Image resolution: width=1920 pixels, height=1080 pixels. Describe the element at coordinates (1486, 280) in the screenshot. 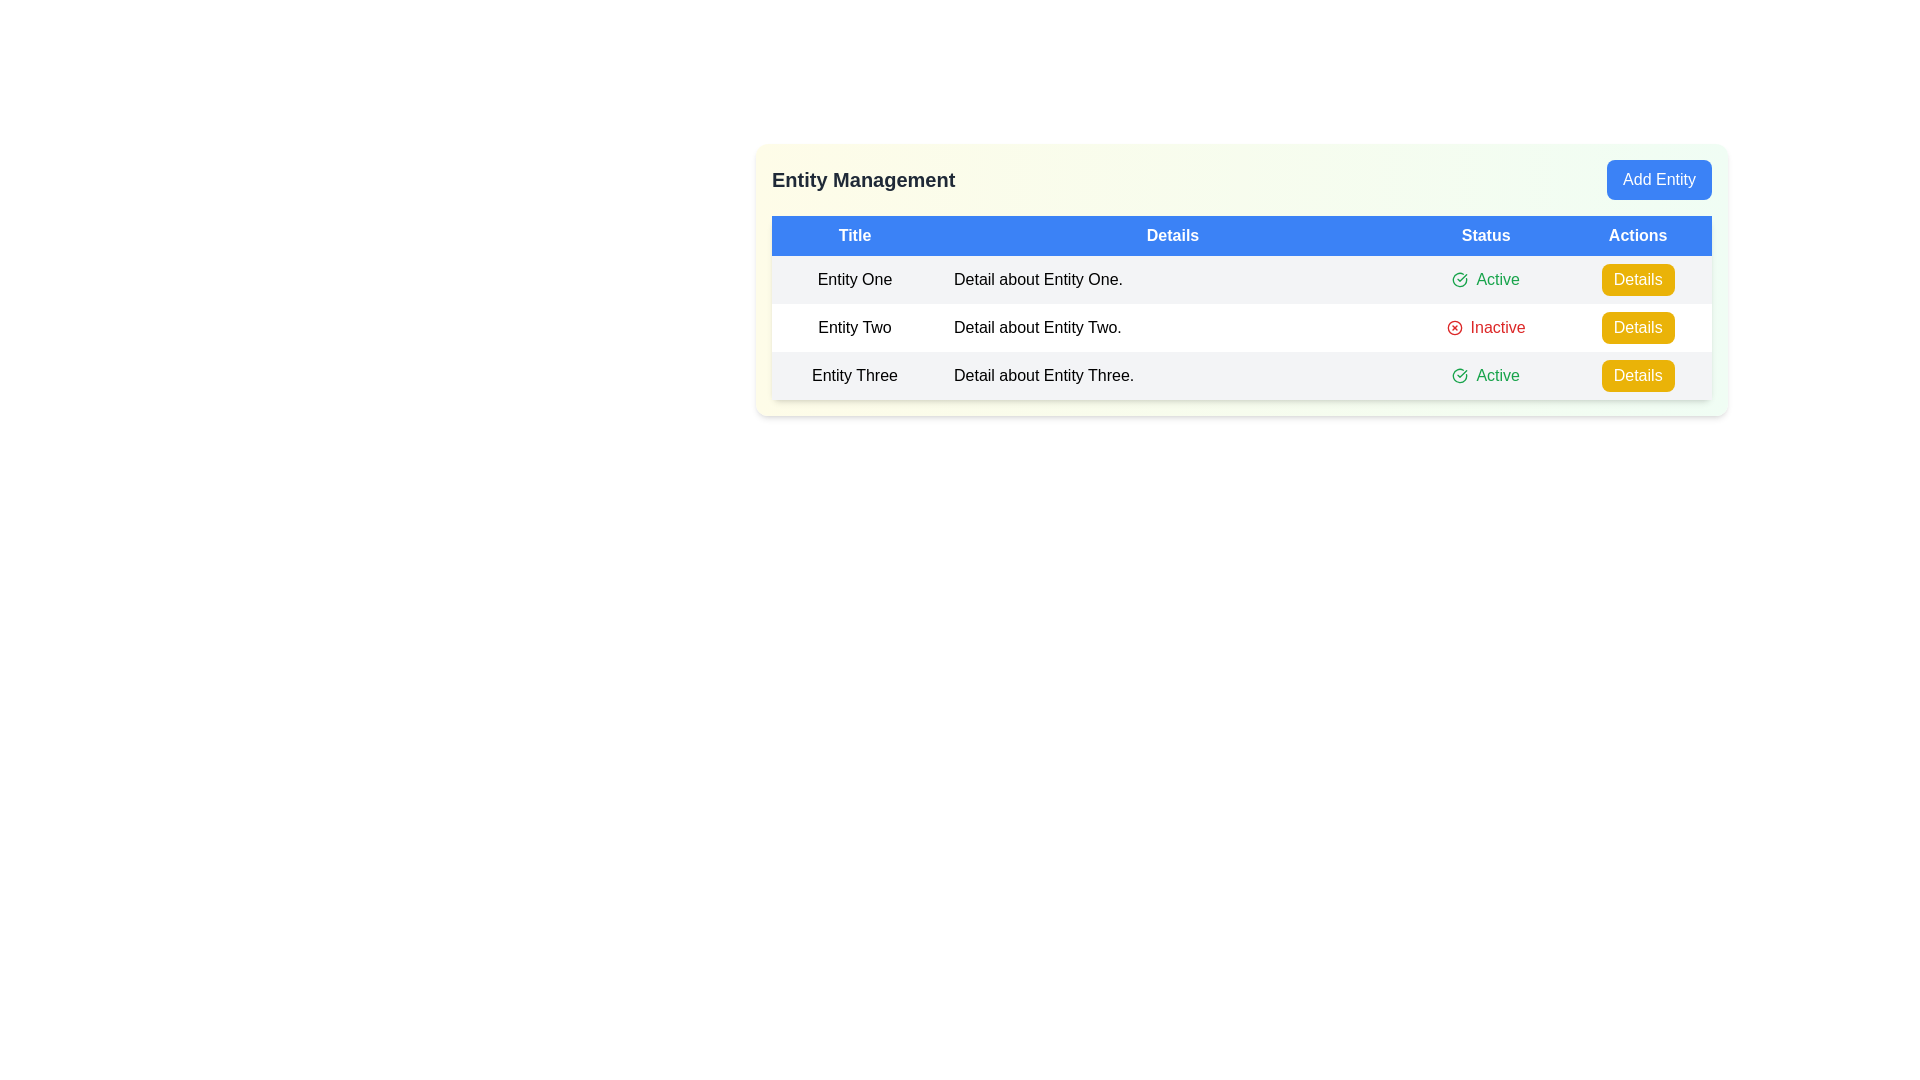

I see `the 'Active' status text label in the first row of the table under the 'Status' column, adjacent to the 'Details' button for 'Entity One'` at that location.